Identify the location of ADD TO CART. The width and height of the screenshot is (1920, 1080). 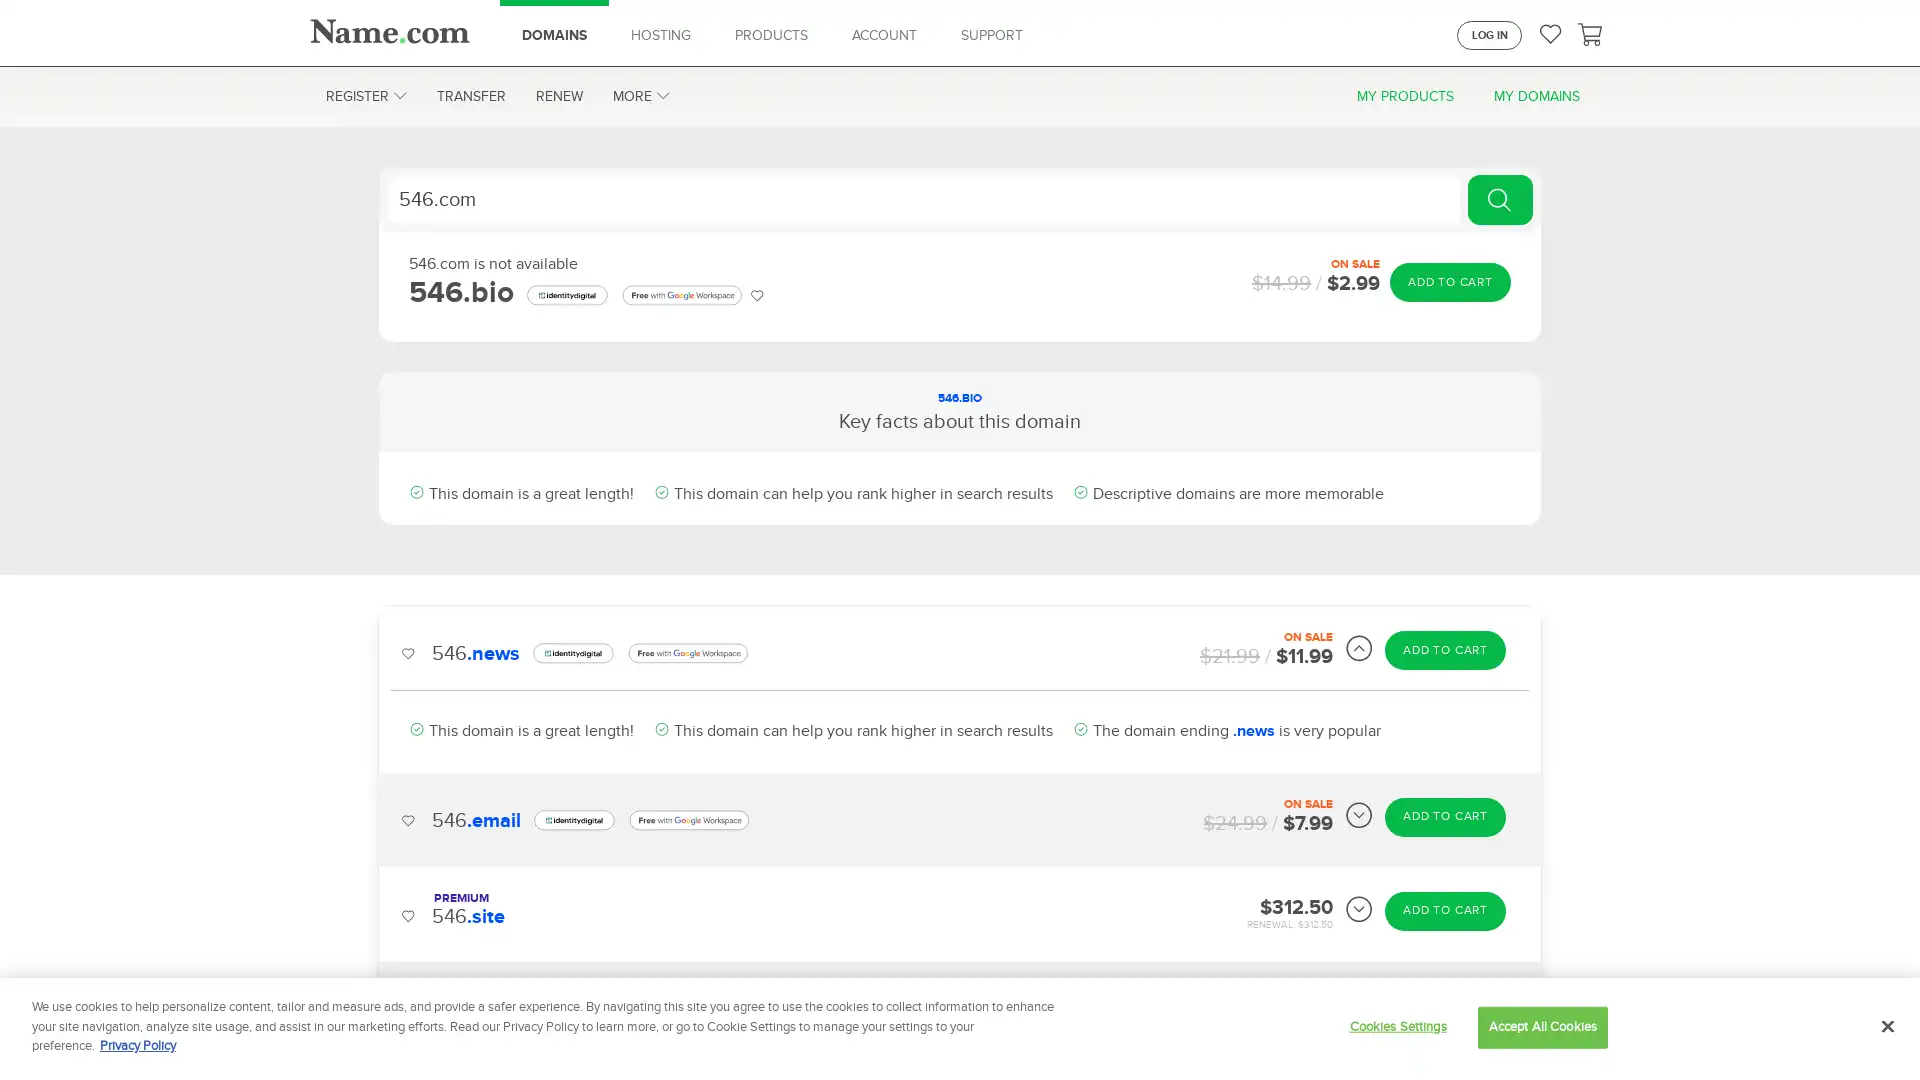
(1445, 650).